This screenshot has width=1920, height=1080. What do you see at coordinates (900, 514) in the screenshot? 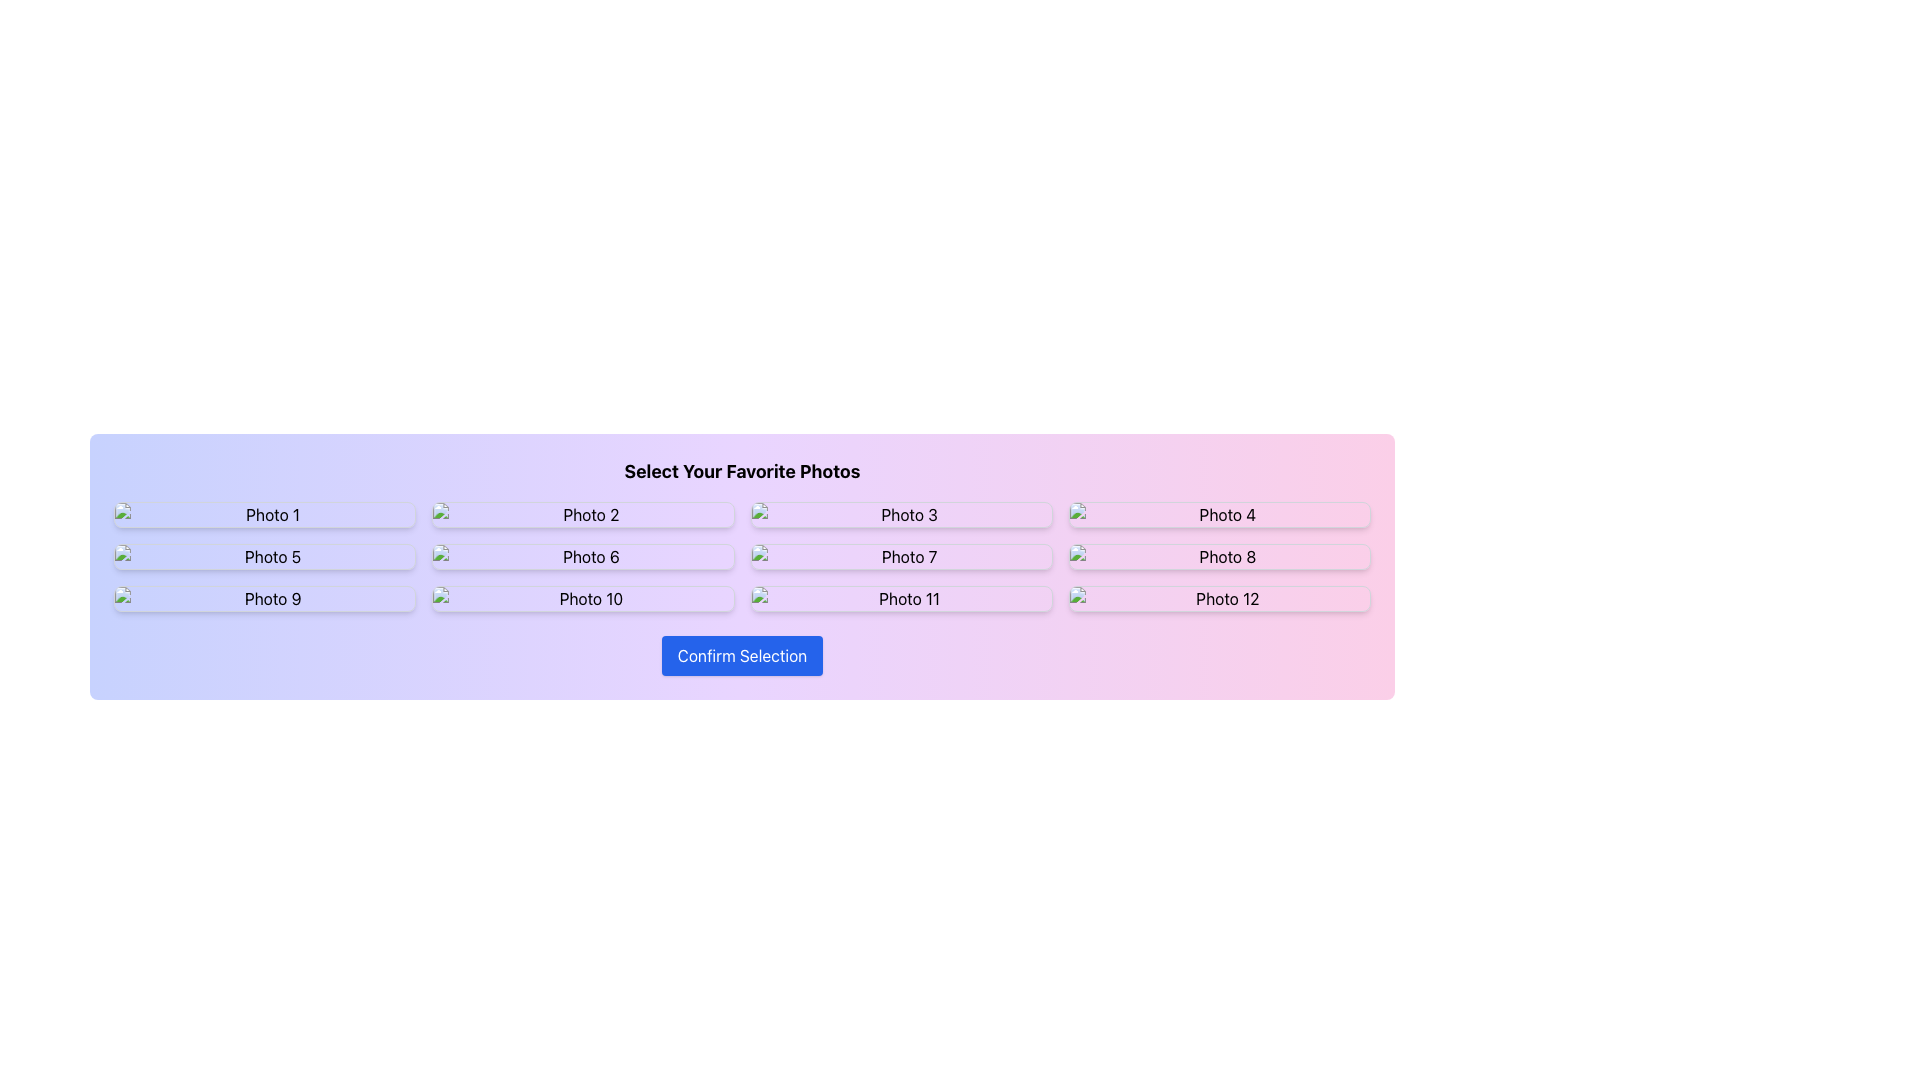
I see `the image representing the third photo option in the selectable grid, located in the second column of the first row` at bounding box center [900, 514].